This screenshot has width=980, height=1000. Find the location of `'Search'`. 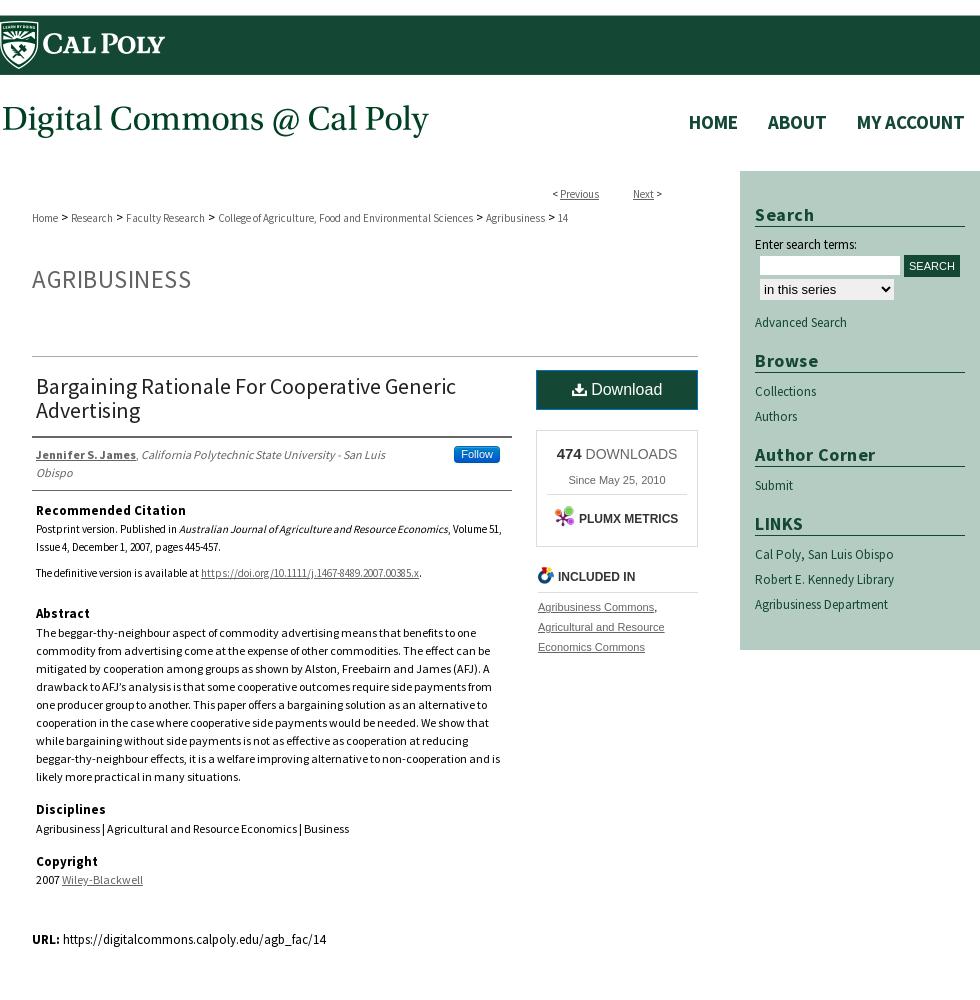

'Search' is located at coordinates (784, 213).